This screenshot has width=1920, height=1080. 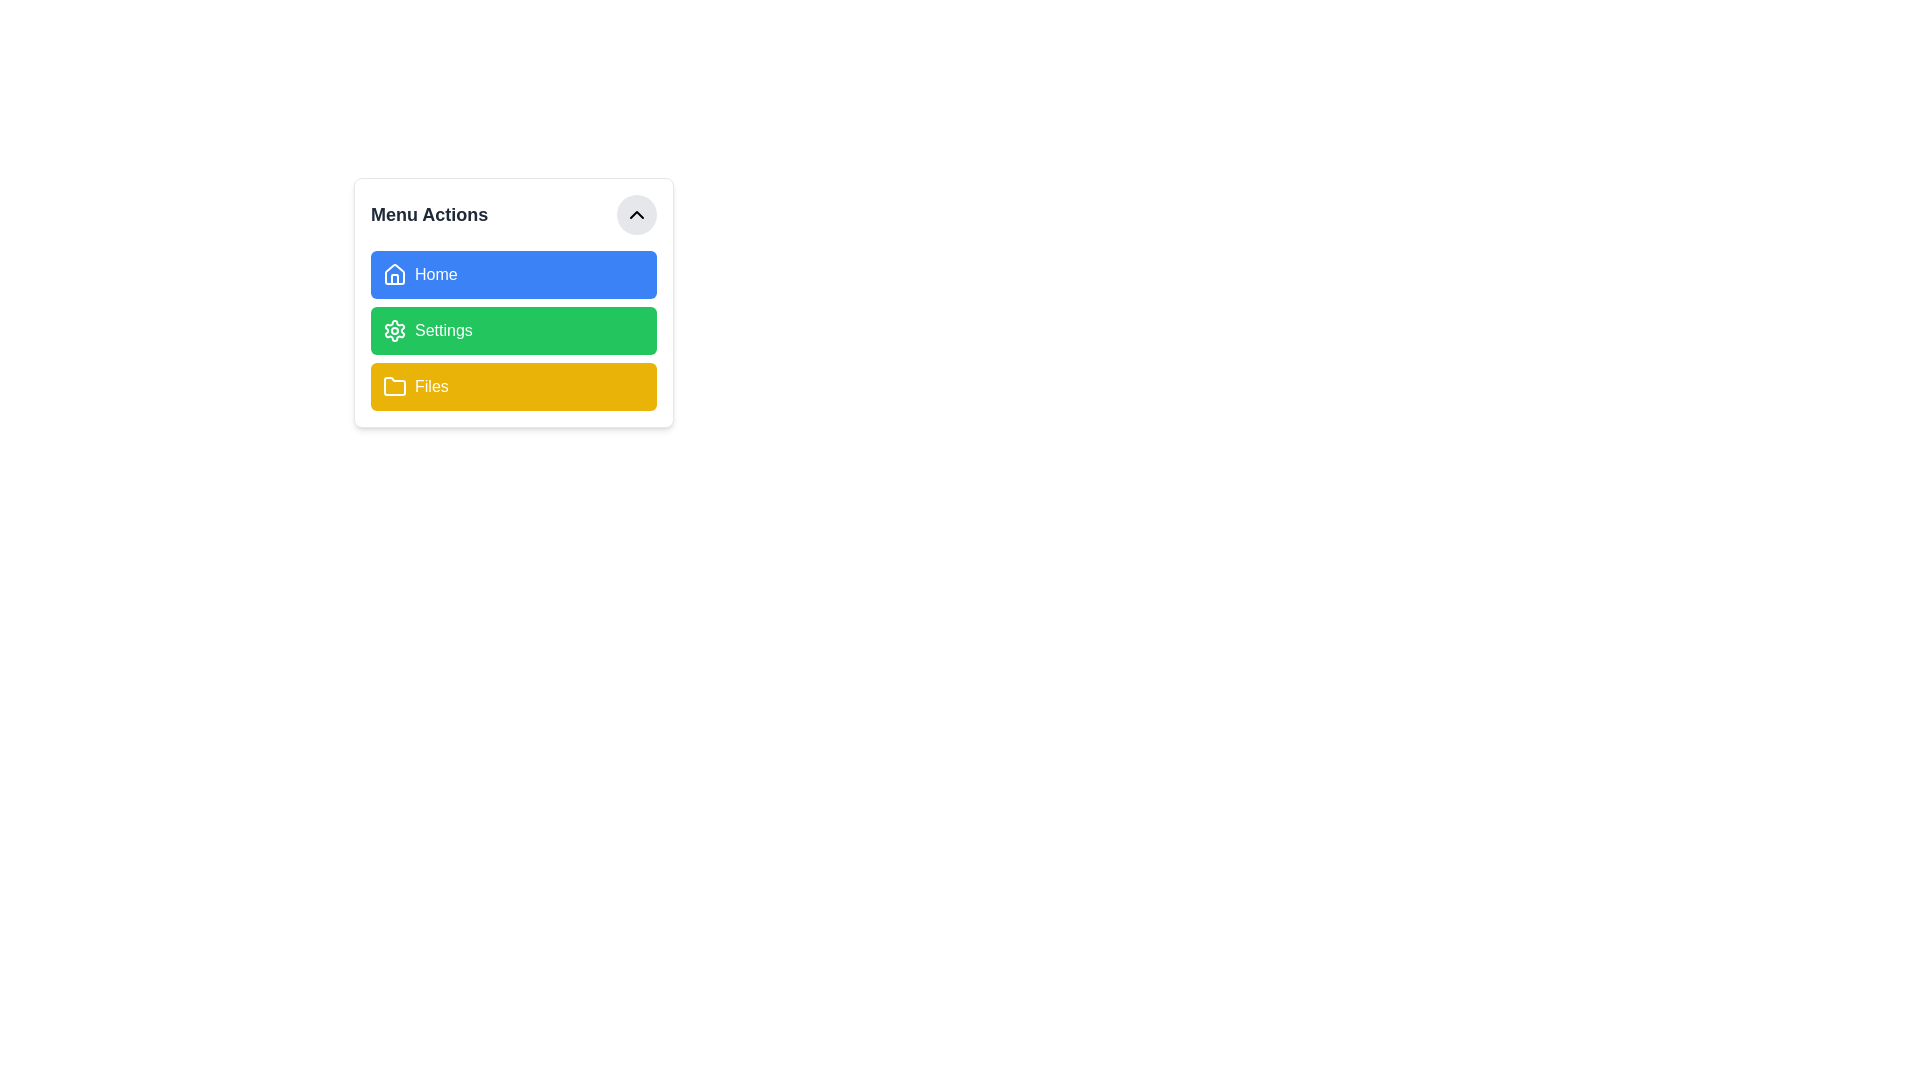 What do you see at coordinates (513, 386) in the screenshot?
I see `the 'Files' button, which is the third and bottommost button in a vertical stack of three buttons, located below the 'Settings' button` at bounding box center [513, 386].